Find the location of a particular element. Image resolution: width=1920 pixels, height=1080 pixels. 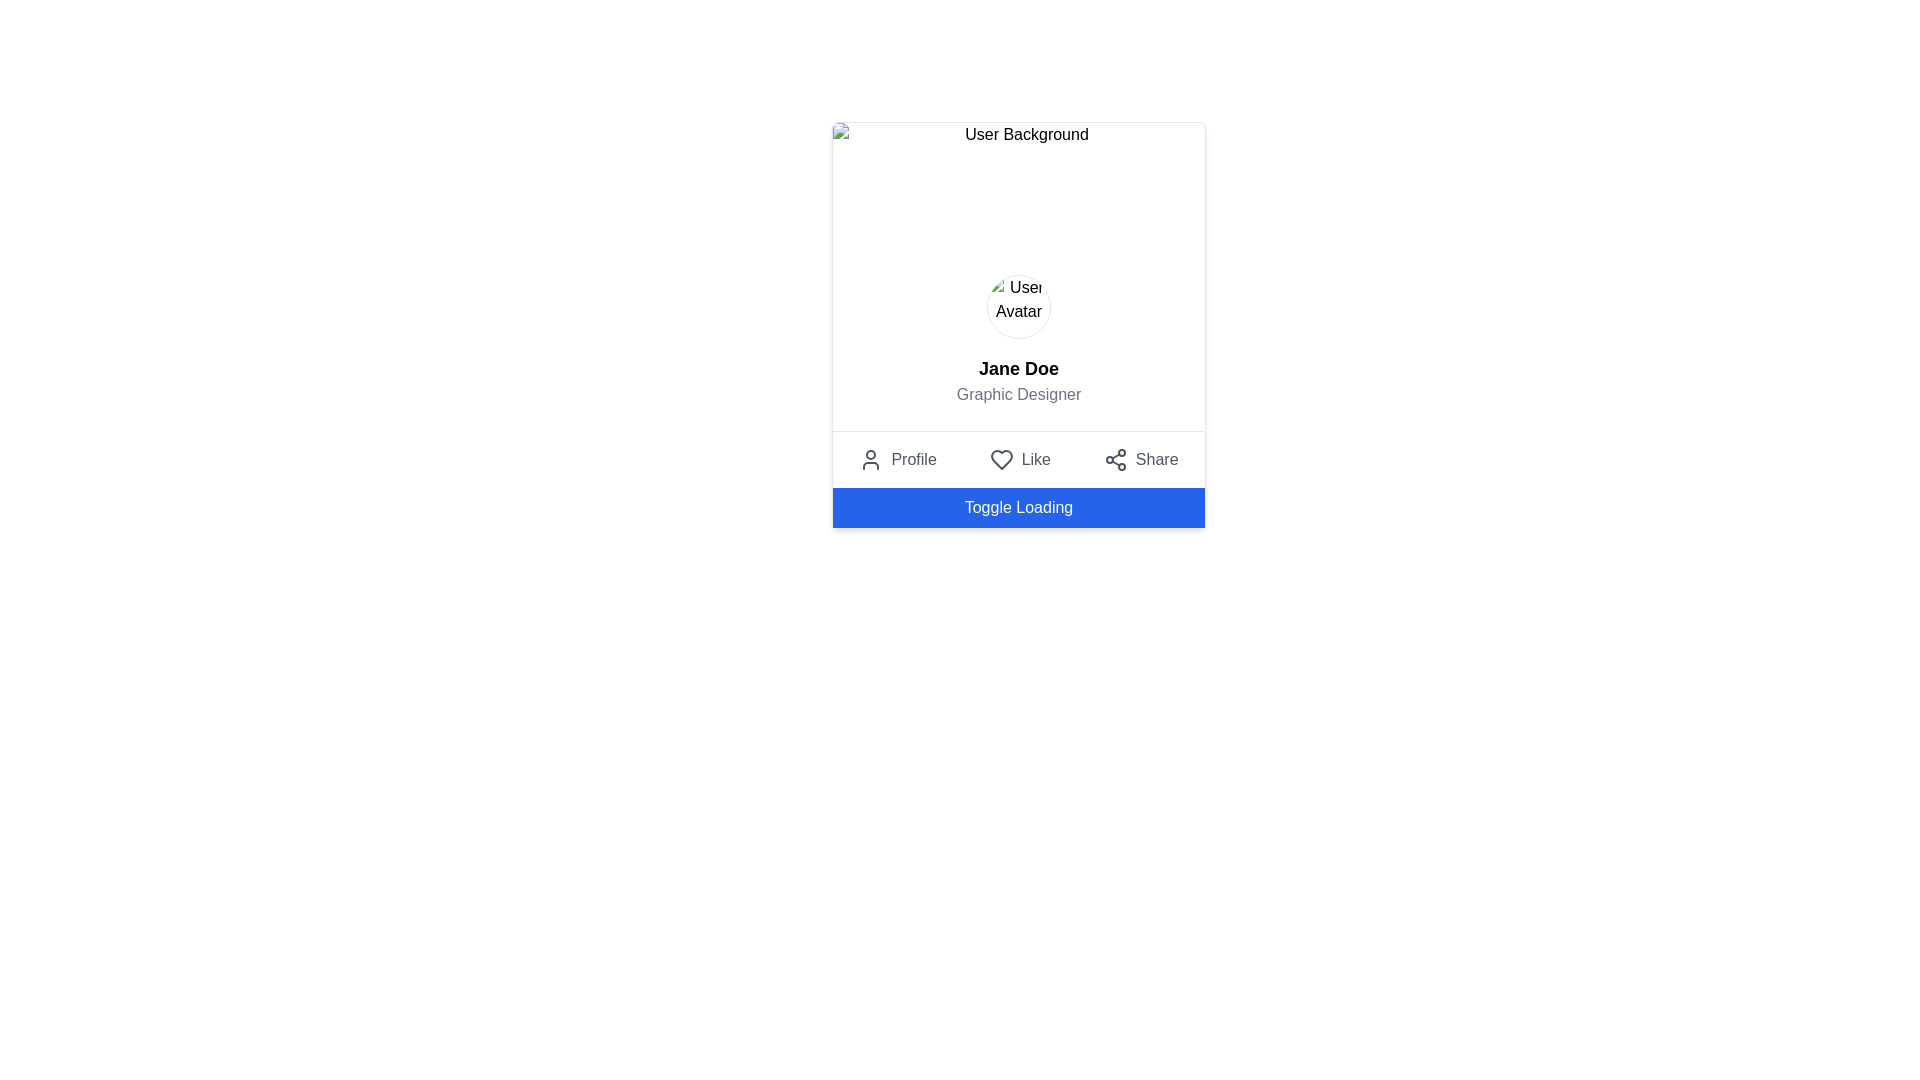

the Profile card with text and image located in the middle of the card, displaying the user's identity including their name and professional title is located at coordinates (1018, 339).